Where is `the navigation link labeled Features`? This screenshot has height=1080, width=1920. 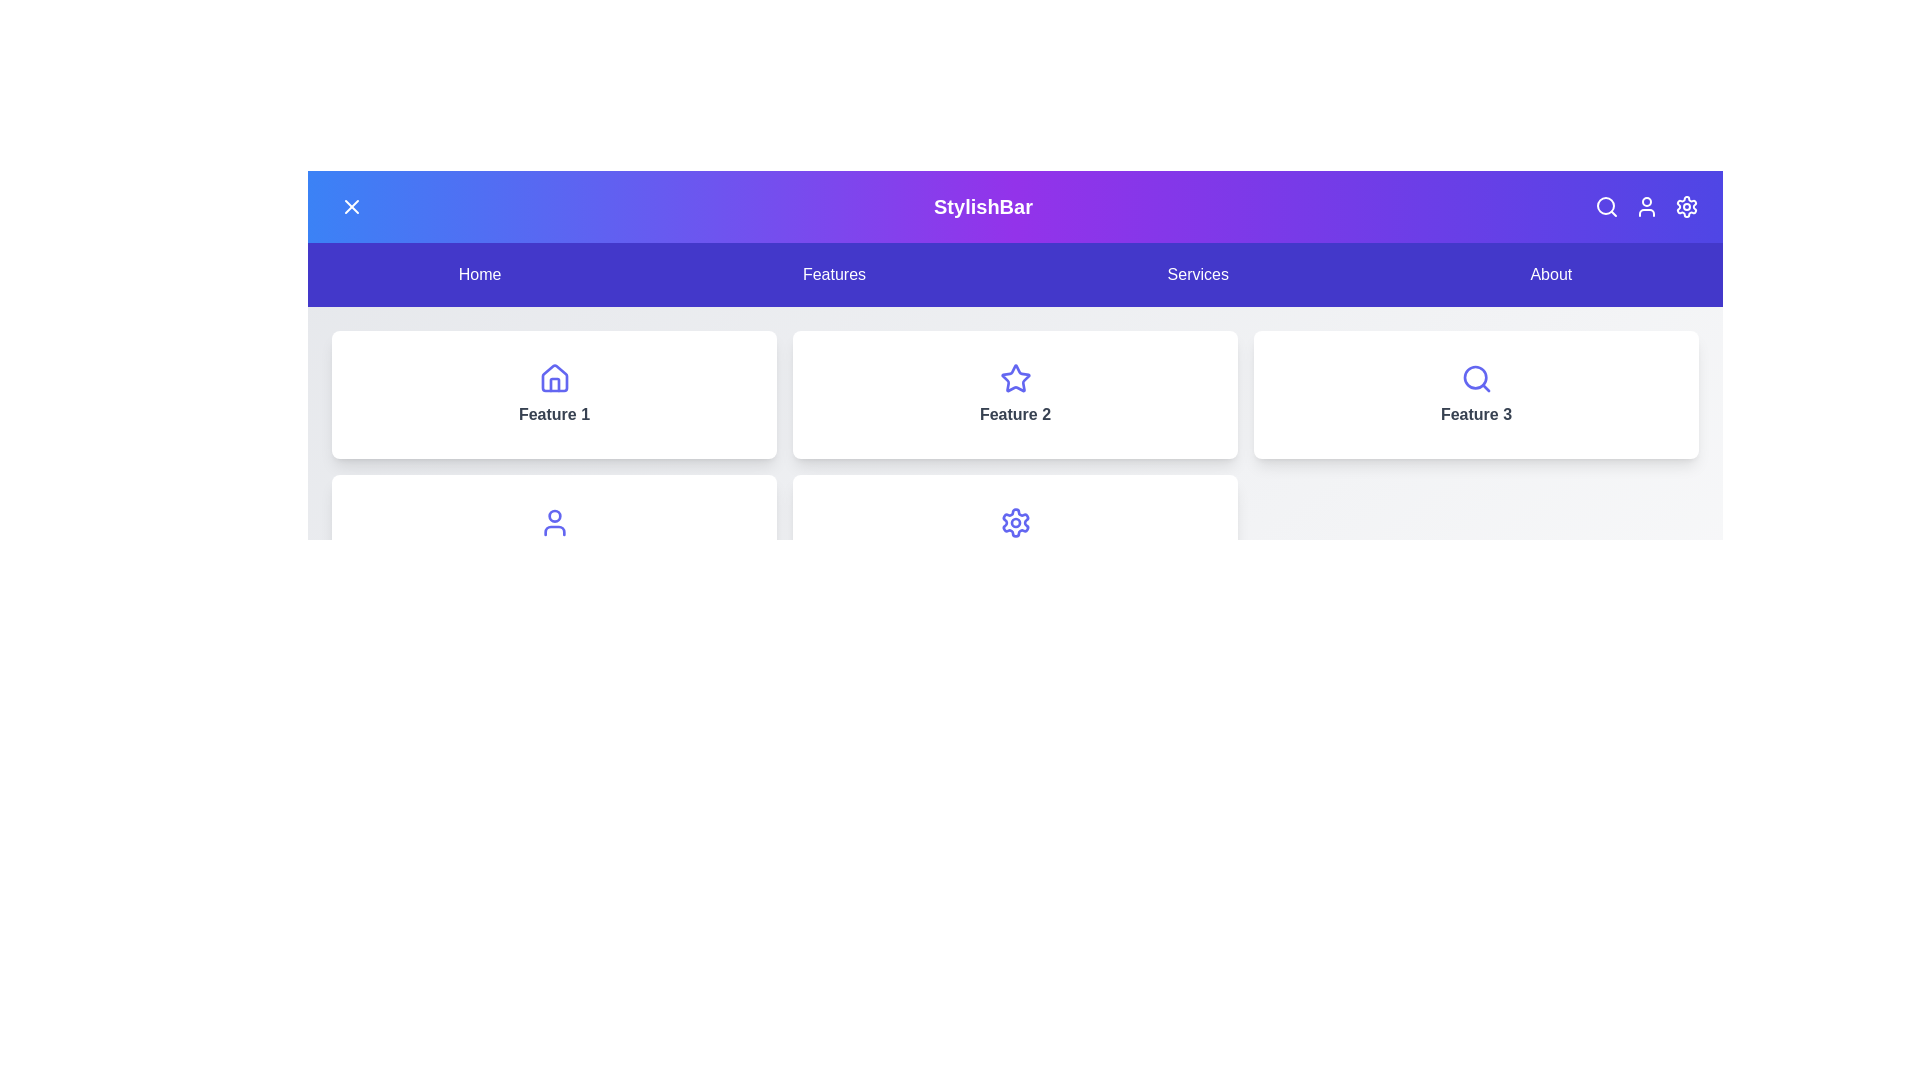
the navigation link labeled Features is located at coordinates (834, 274).